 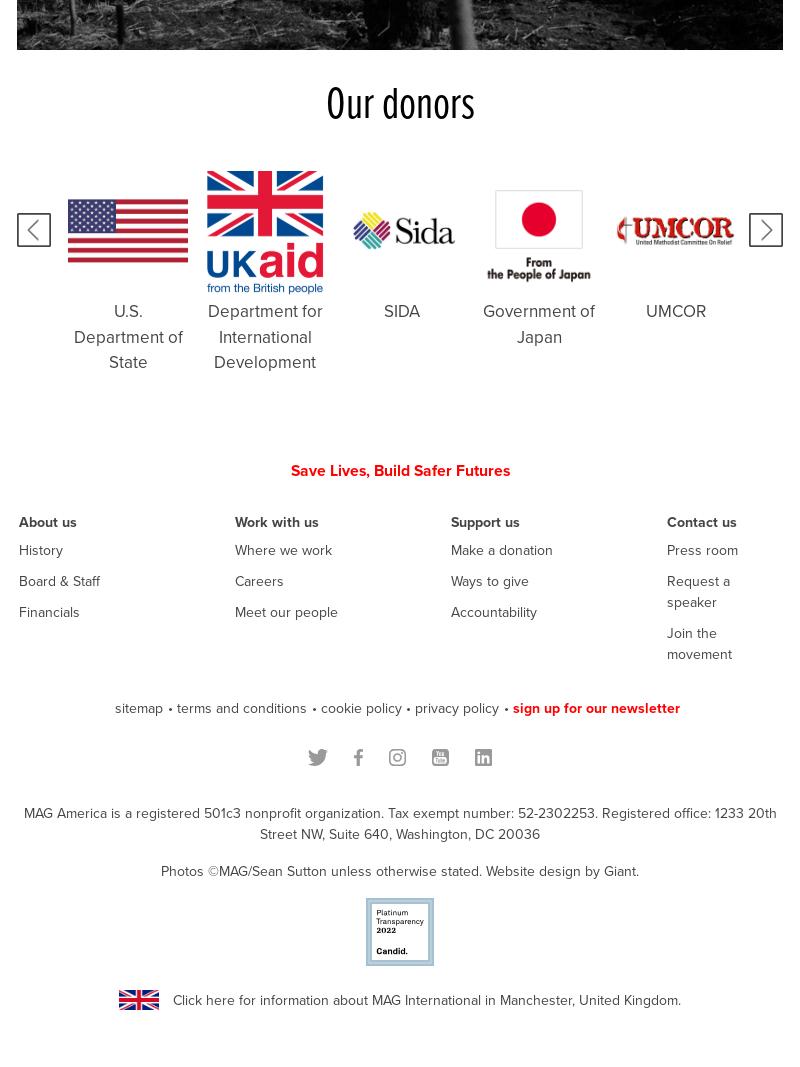 What do you see at coordinates (494, 612) in the screenshot?
I see `'Accountability'` at bounding box center [494, 612].